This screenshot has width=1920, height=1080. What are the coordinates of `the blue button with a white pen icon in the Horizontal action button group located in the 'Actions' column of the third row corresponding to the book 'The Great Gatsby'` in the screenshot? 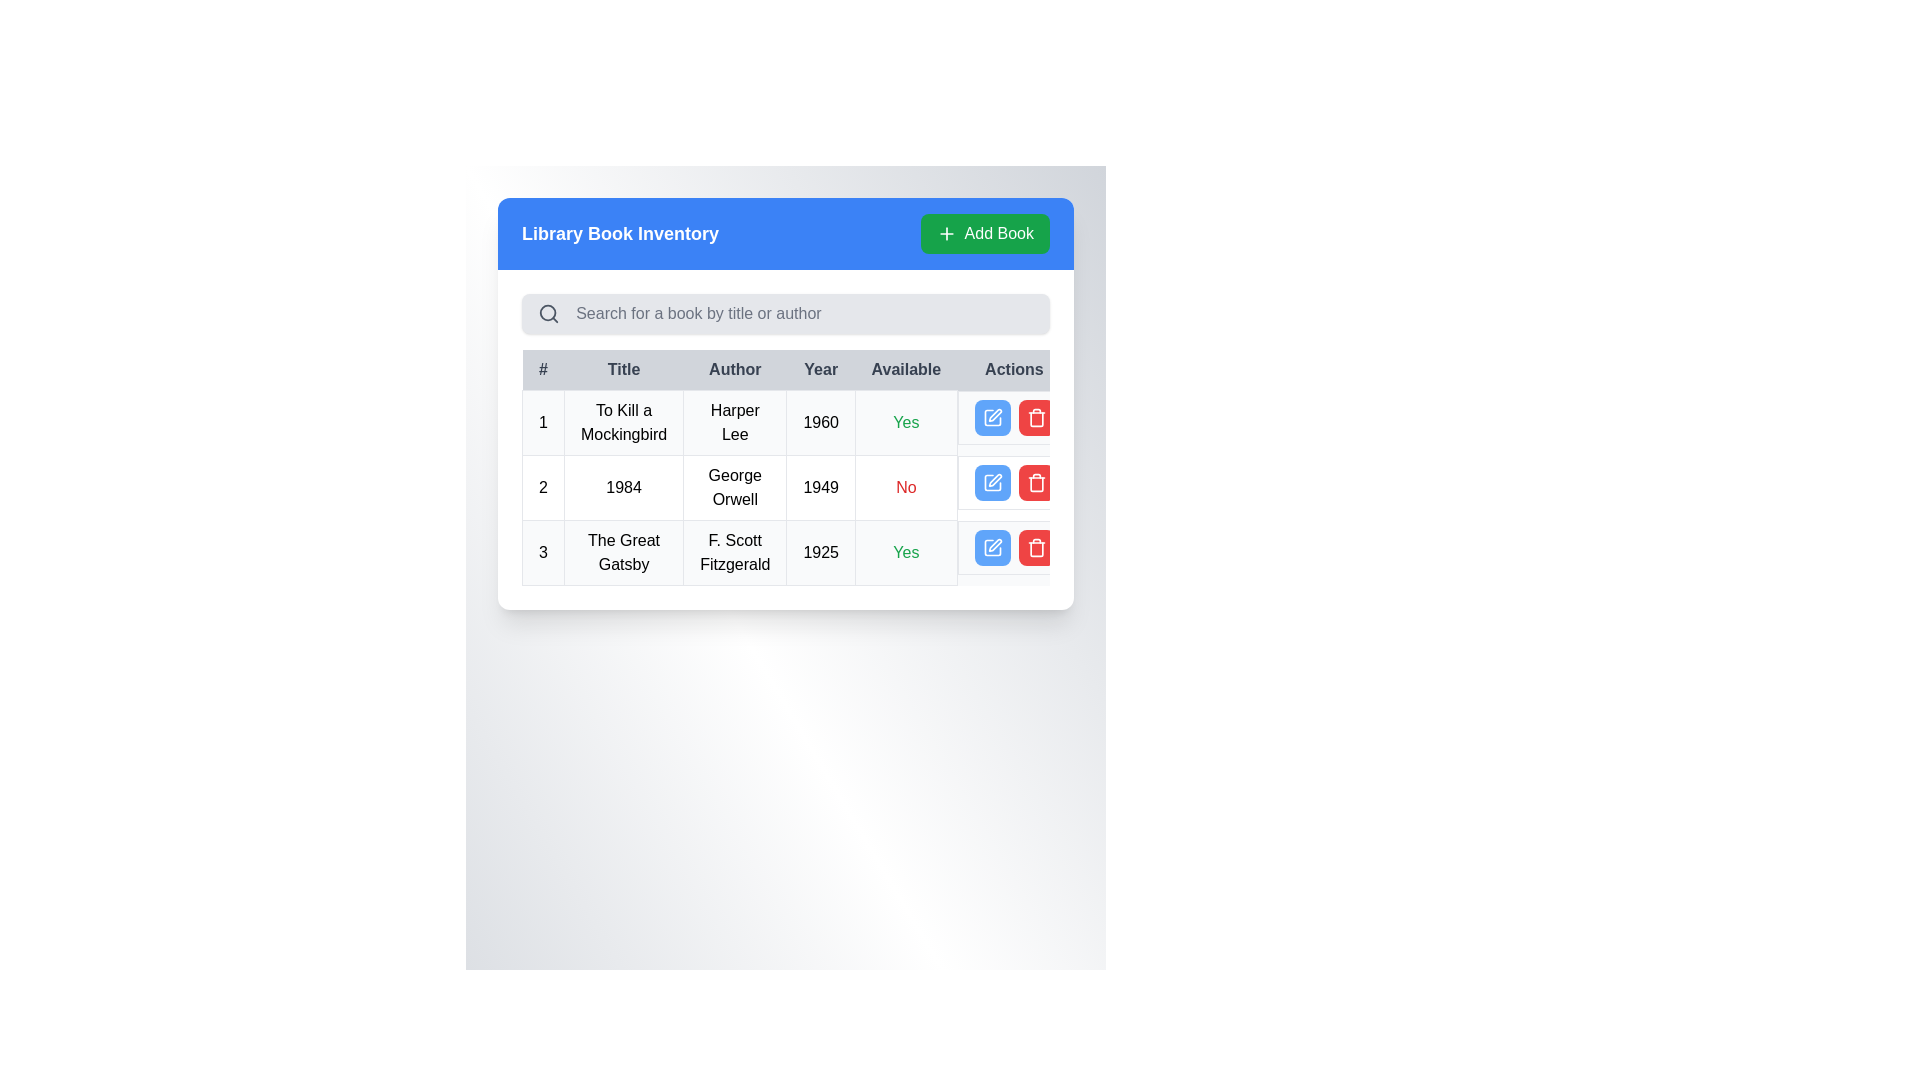 It's located at (1014, 547).